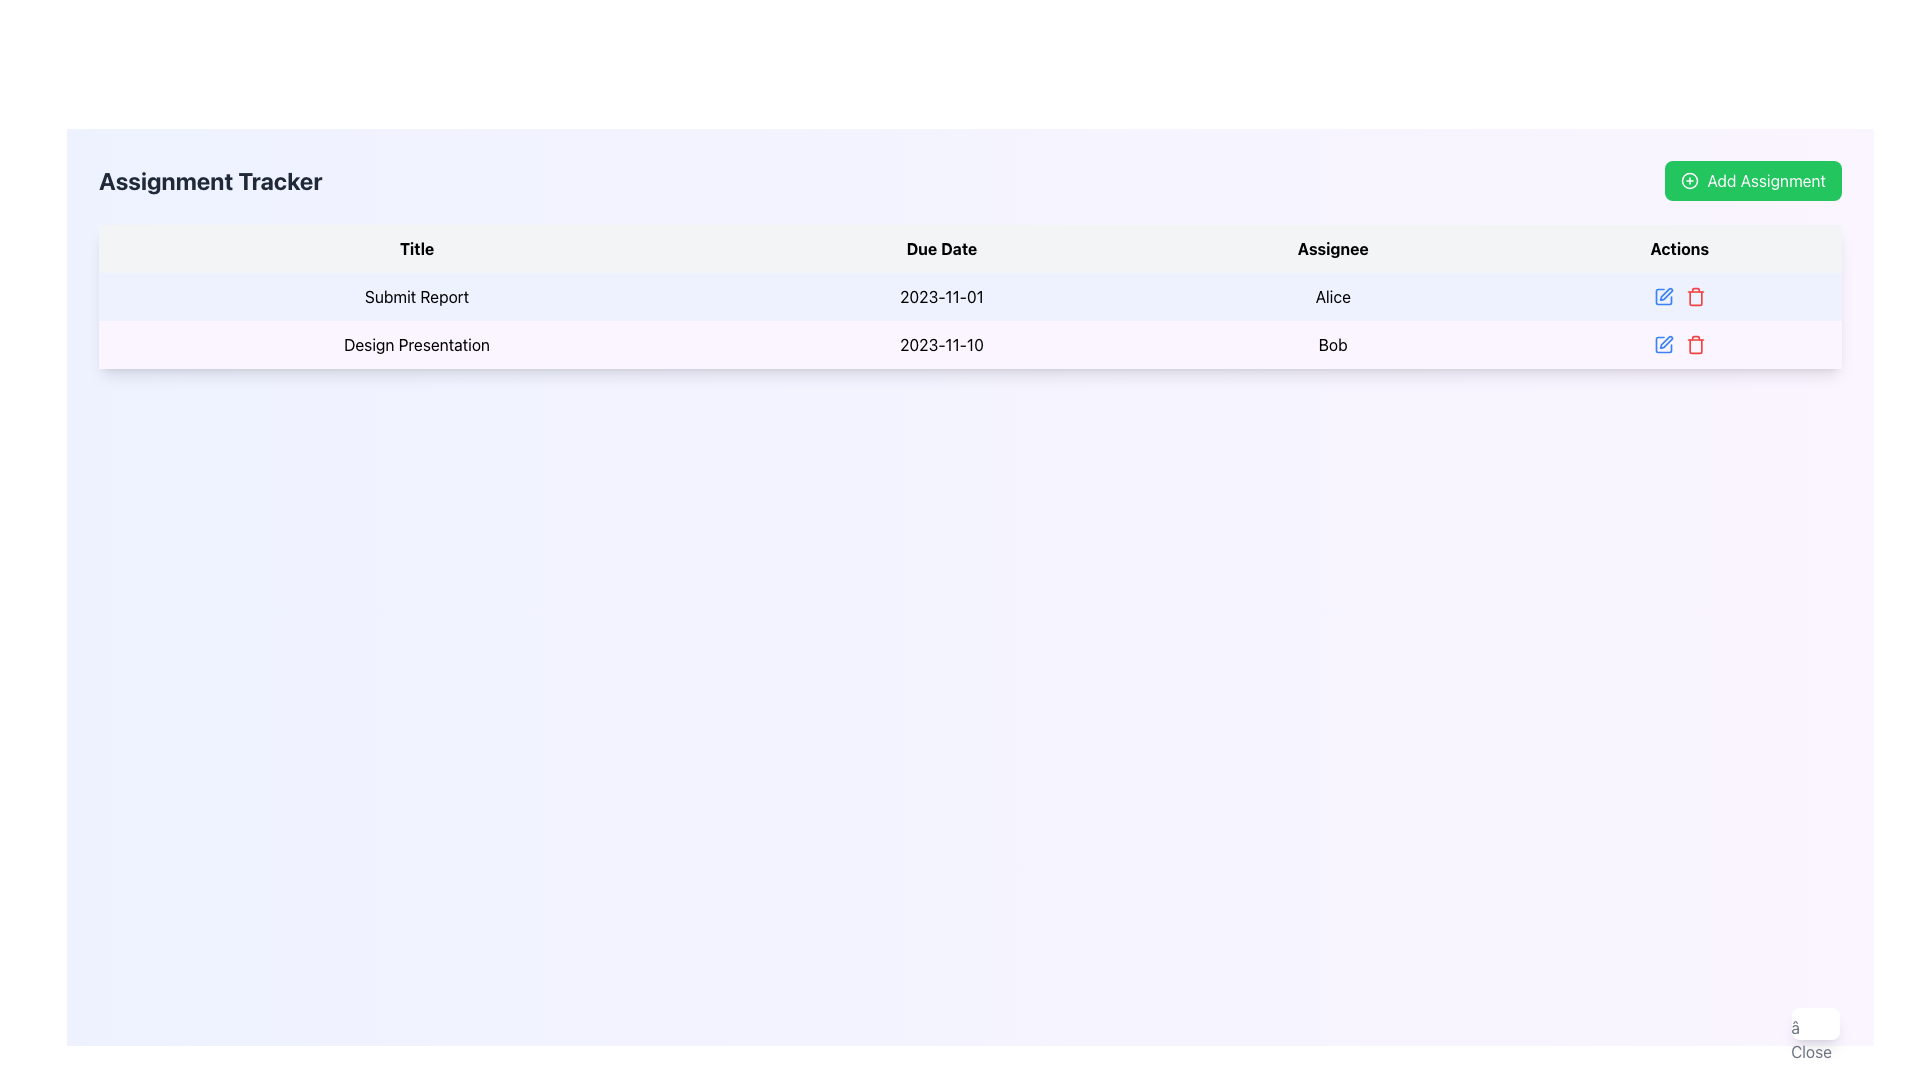 The width and height of the screenshot is (1920, 1080). Describe the element at coordinates (416, 248) in the screenshot. I see `the Text Label that serves as the column header for 'Title', located at the top-left corner of the header row` at that location.